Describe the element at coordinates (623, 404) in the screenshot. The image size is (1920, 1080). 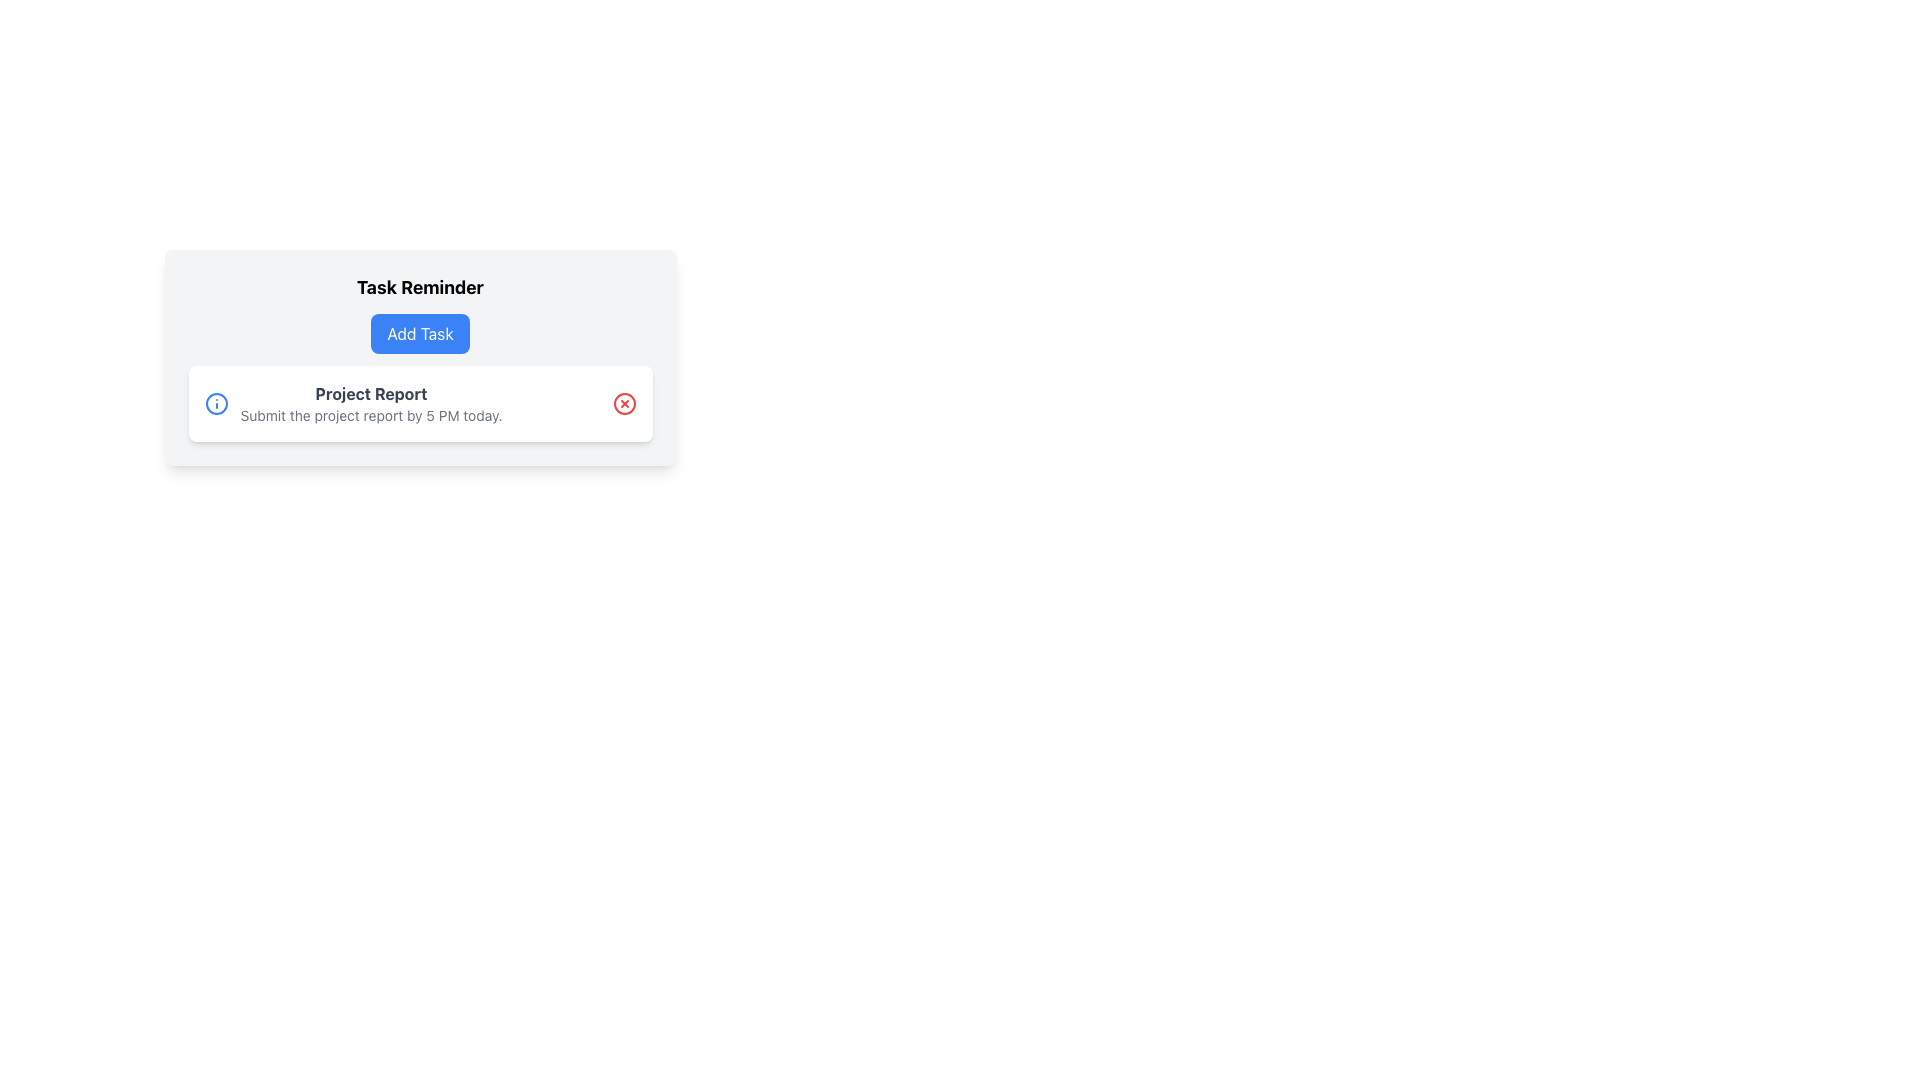
I see `the delete button located at the far right of the 'Project Report' task block` at that location.